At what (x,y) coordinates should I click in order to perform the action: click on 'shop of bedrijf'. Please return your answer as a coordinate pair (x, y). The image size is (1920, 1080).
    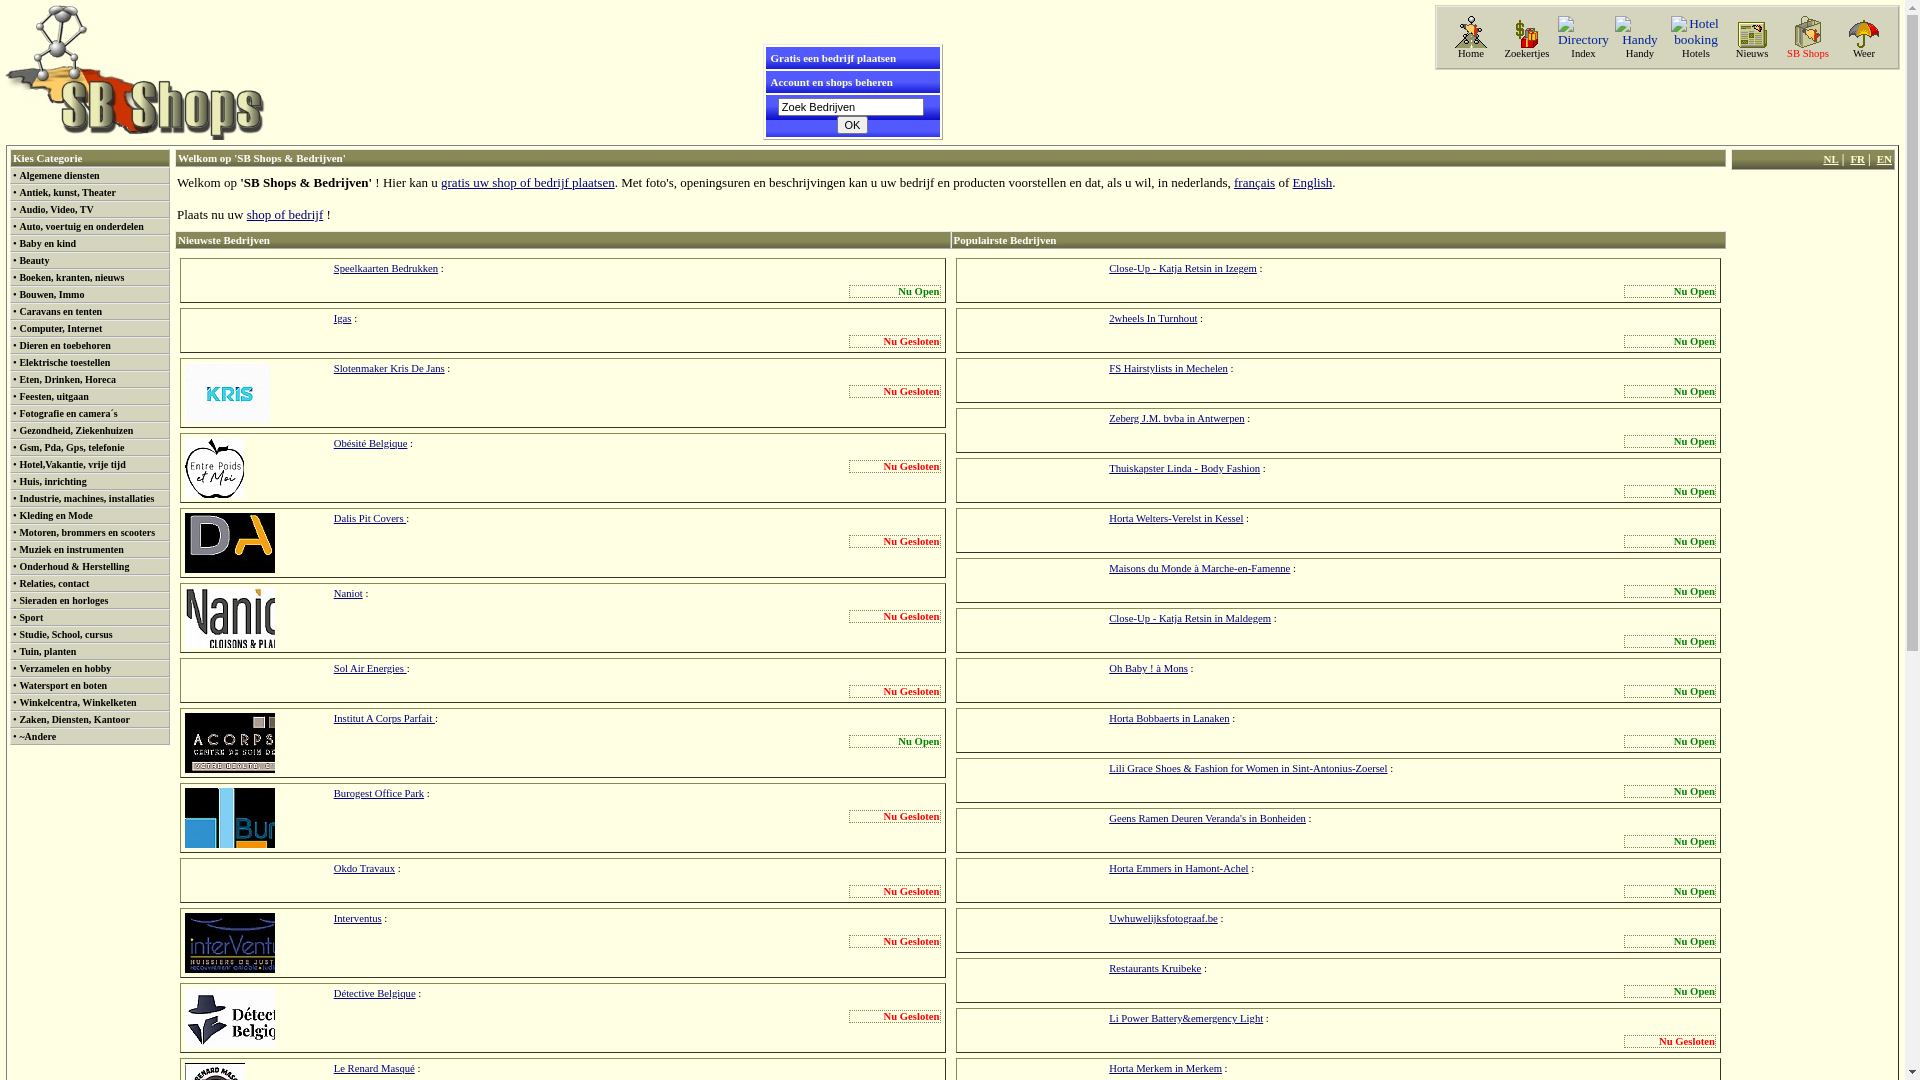
    Looking at the image, I should click on (284, 214).